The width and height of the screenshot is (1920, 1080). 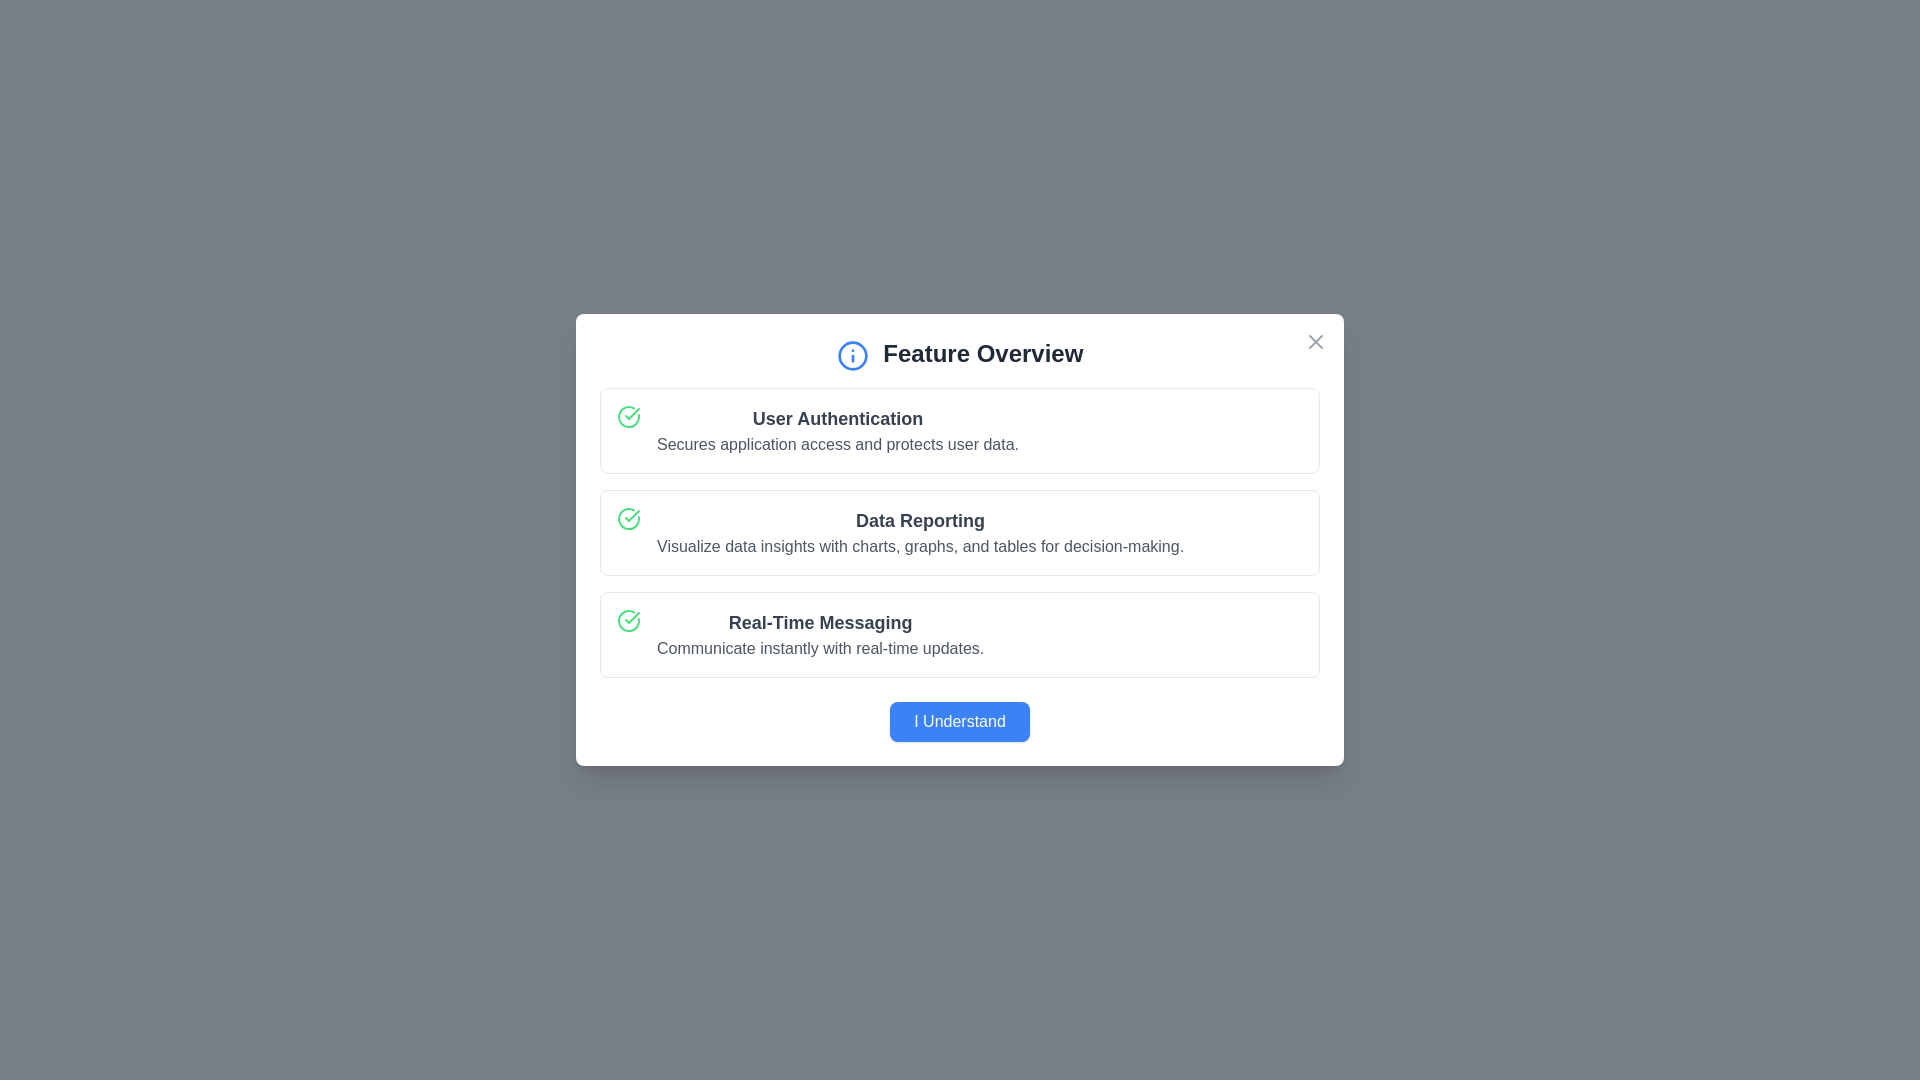 I want to click on 'I Understand' button to acknowledge the dialog, so click(x=960, y=721).